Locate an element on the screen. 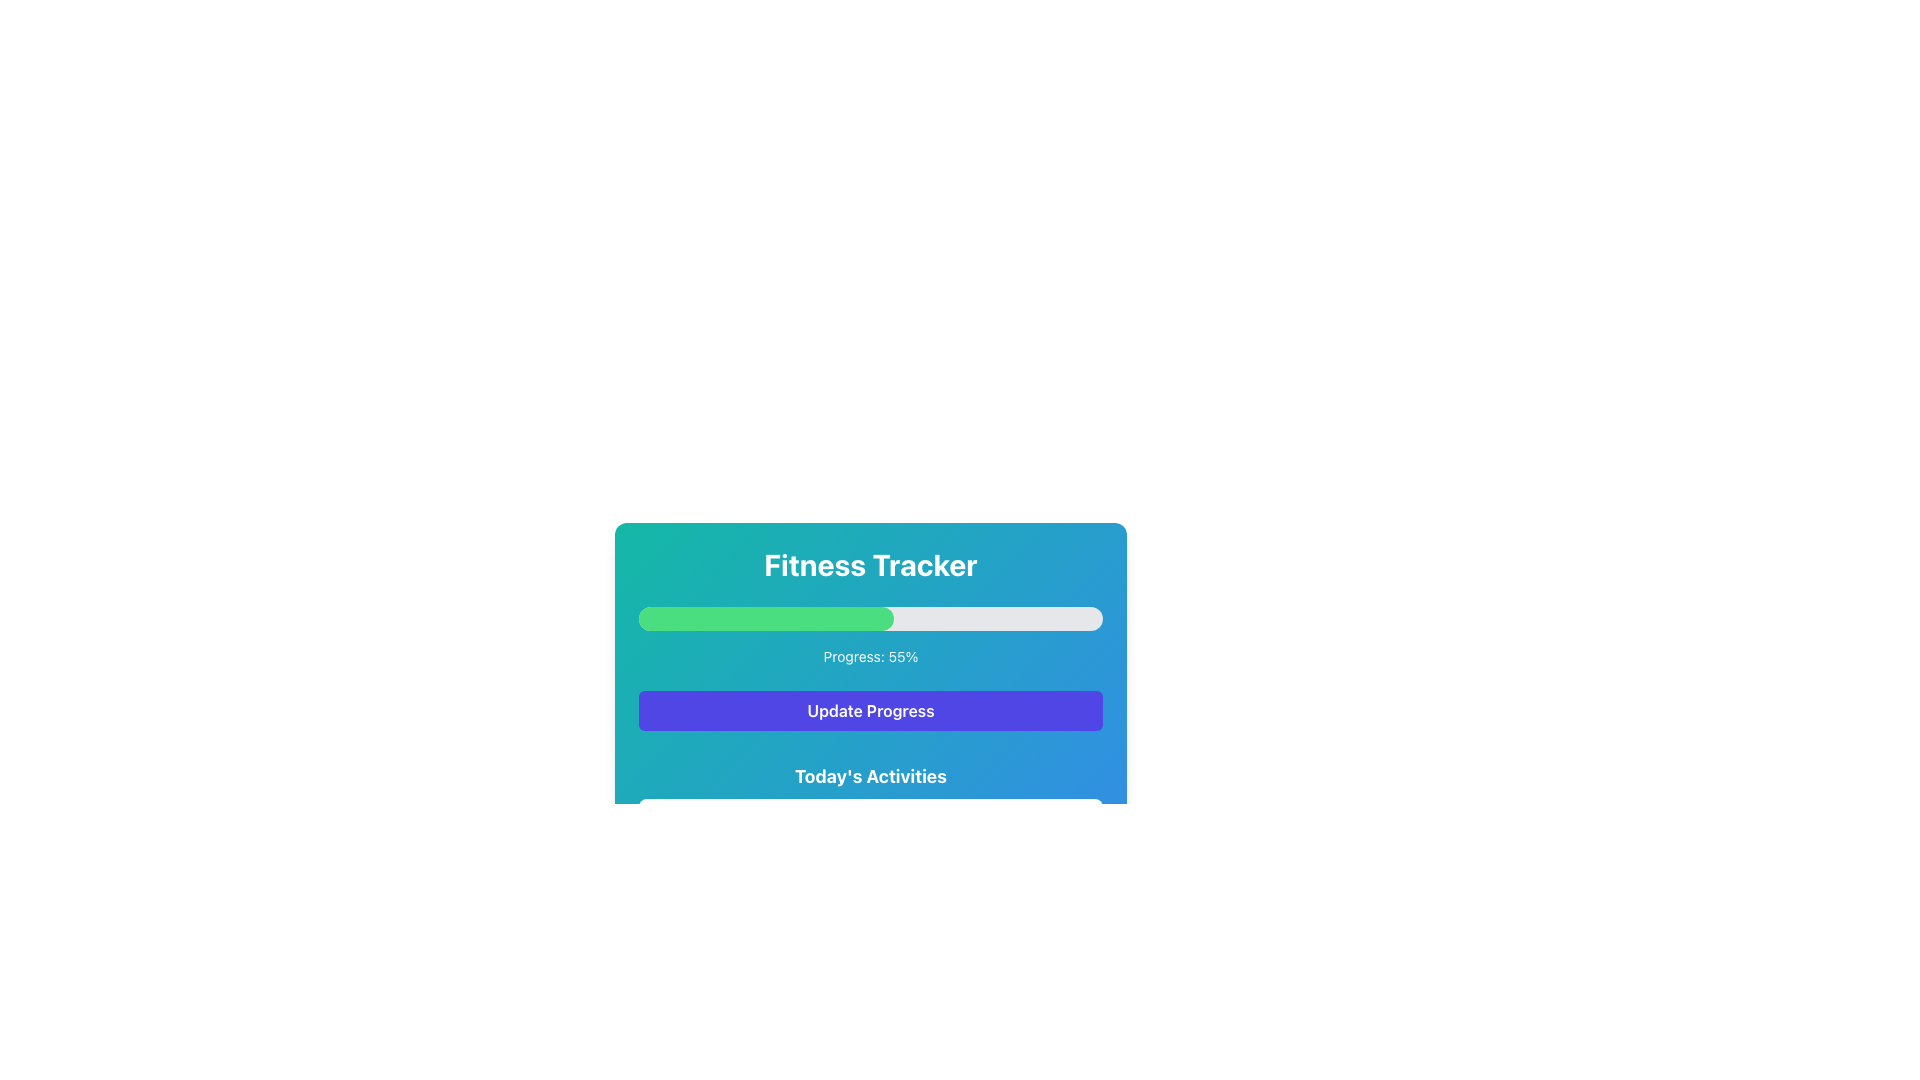 The width and height of the screenshot is (1920, 1080). the static text indicating the current progress percentage, which is centrally aligned below the progress bar and above the 'Update Progress' button is located at coordinates (870, 656).